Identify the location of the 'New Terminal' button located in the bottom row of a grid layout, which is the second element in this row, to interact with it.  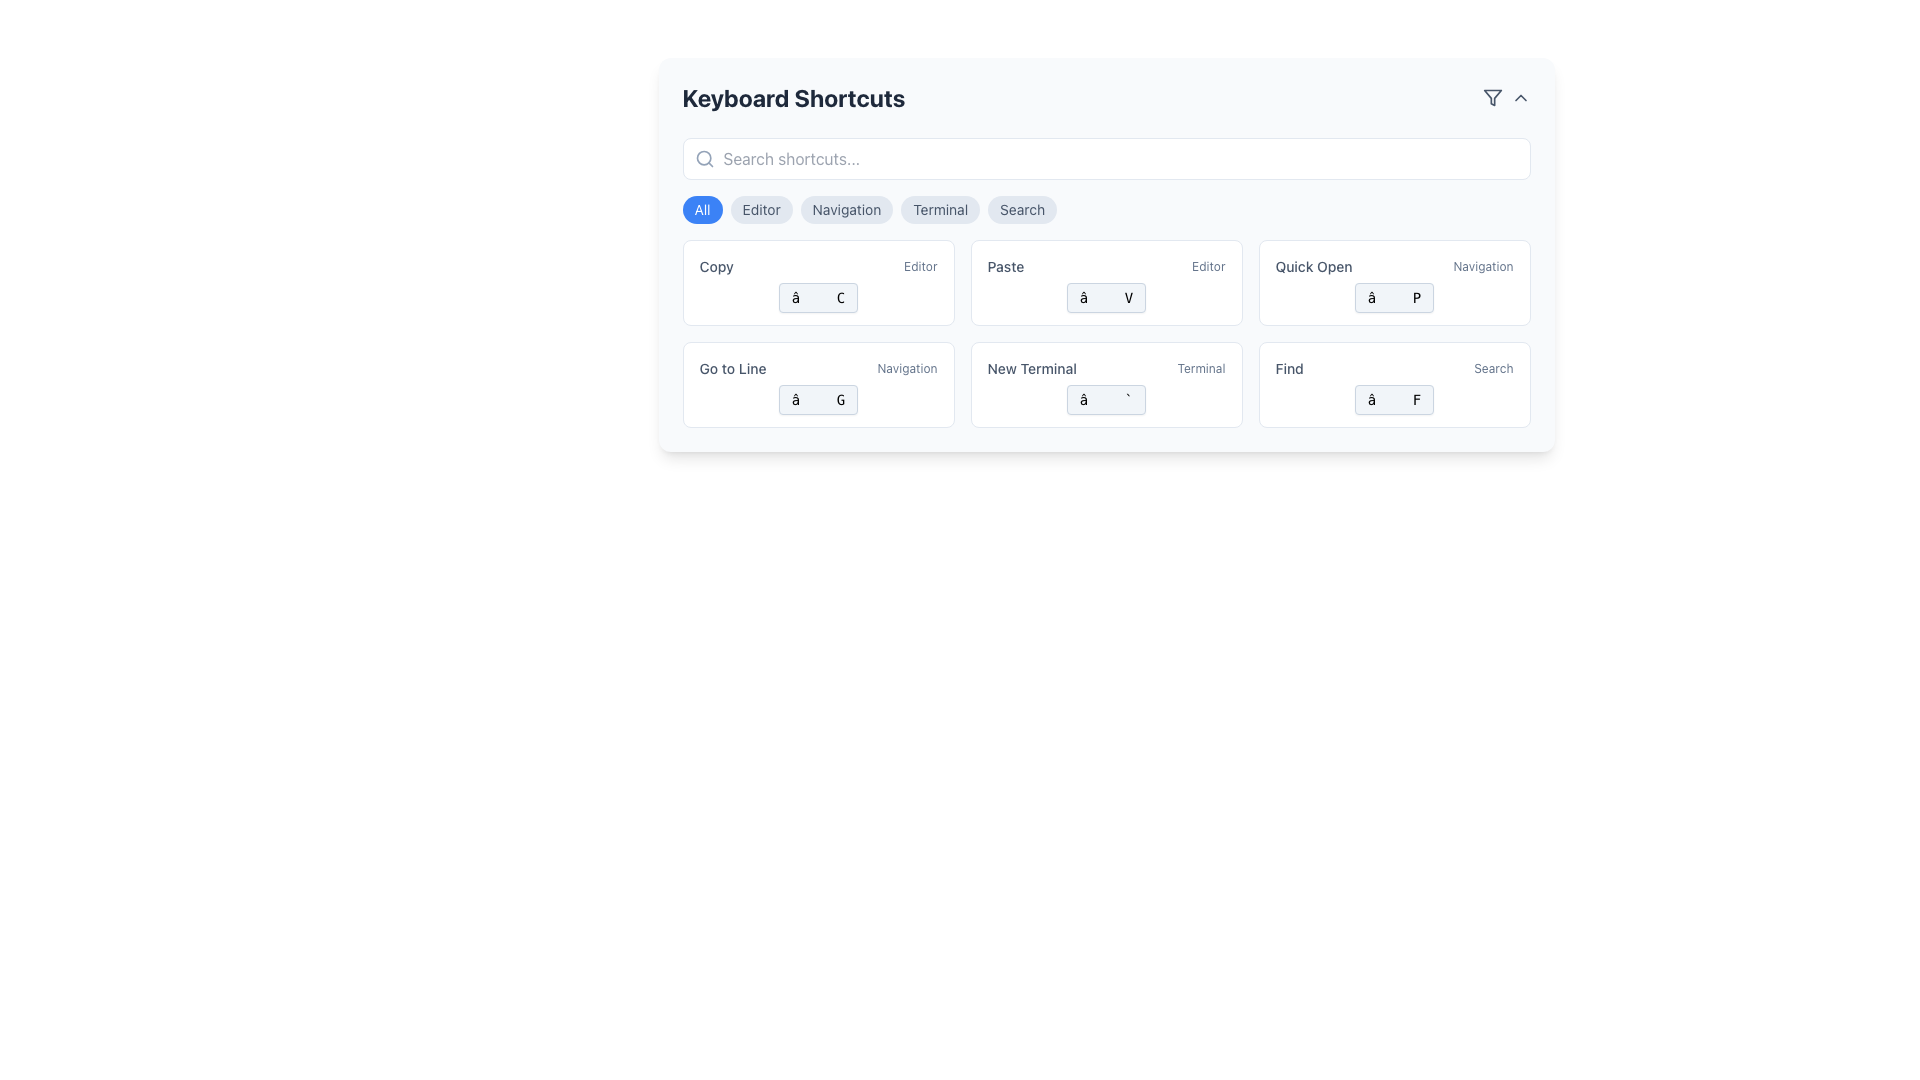
(1105, 385).